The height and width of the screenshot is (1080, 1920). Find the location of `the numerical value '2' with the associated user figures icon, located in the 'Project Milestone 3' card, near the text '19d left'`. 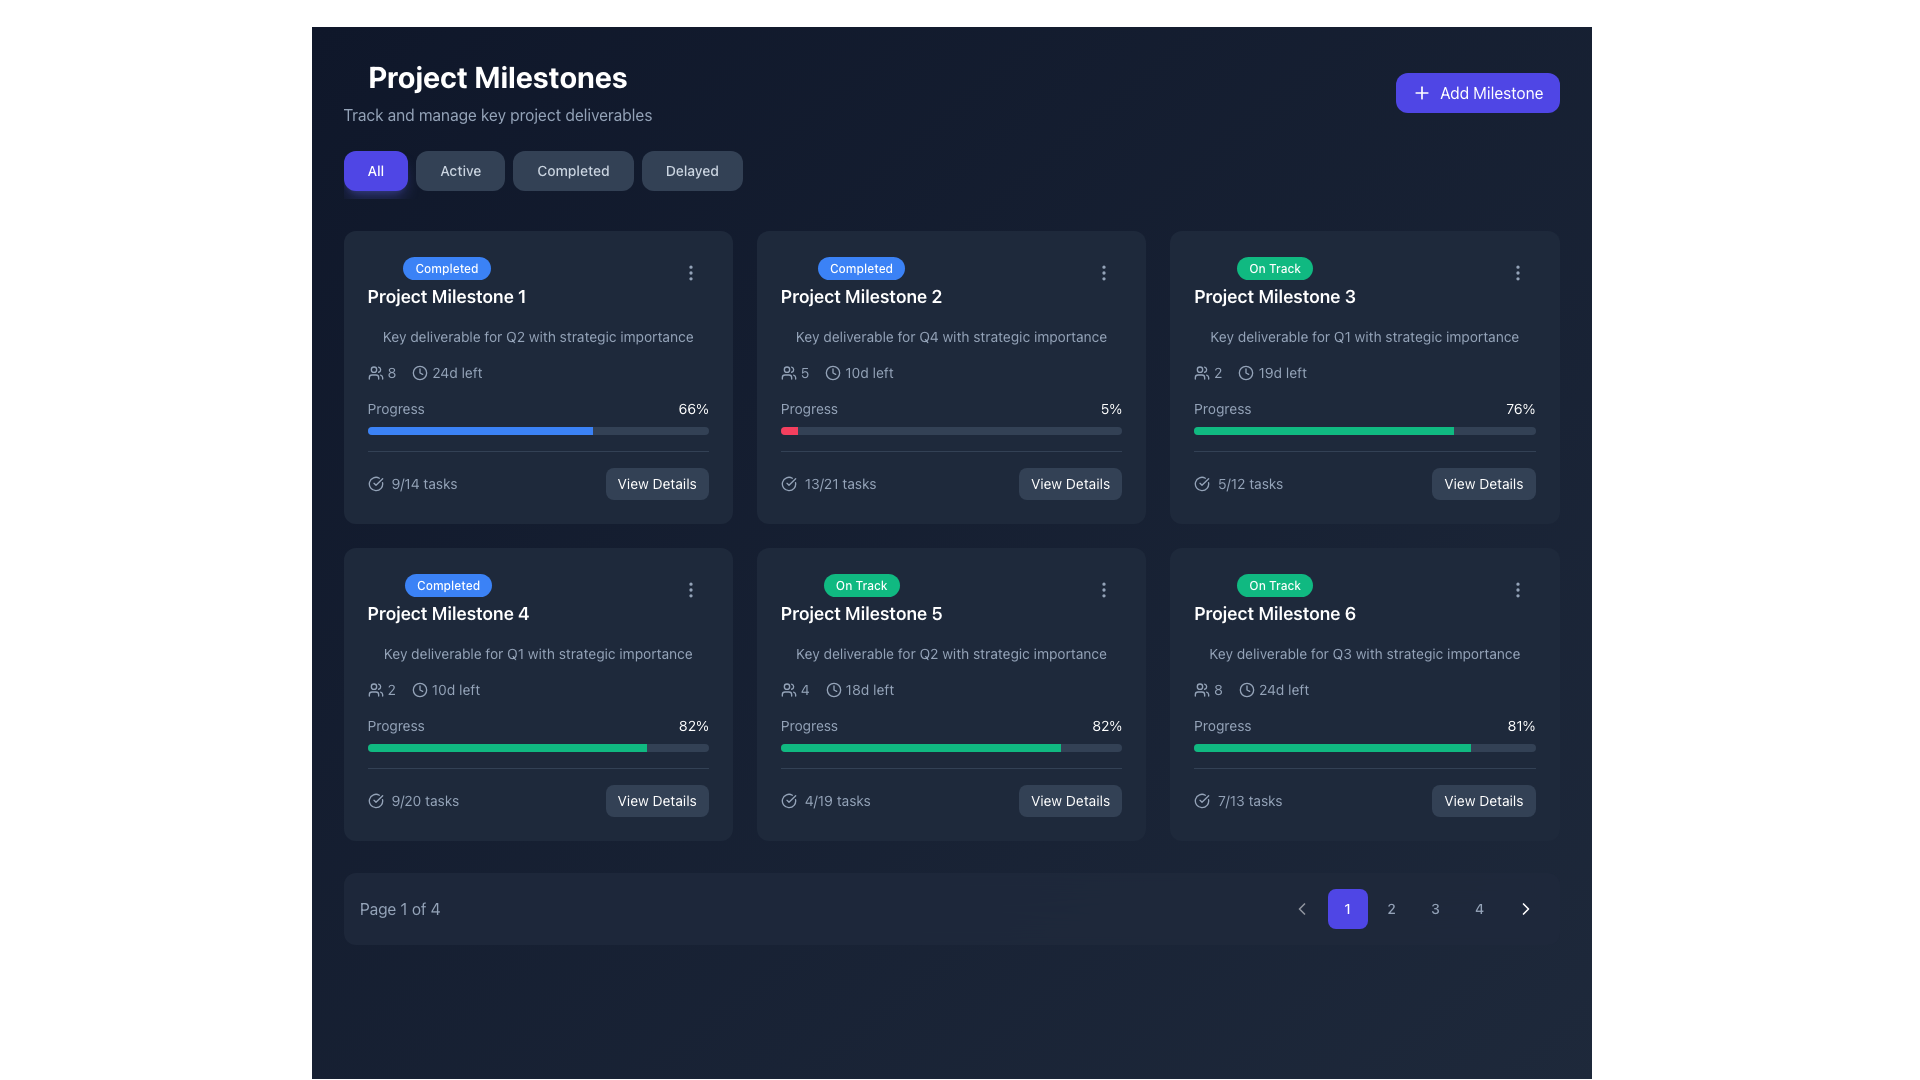

the numerical value '2' with the associated user figures icon, located in the 'Project Milestone 3' card, near the text '19d left' is located at coordinates (1207, 373).